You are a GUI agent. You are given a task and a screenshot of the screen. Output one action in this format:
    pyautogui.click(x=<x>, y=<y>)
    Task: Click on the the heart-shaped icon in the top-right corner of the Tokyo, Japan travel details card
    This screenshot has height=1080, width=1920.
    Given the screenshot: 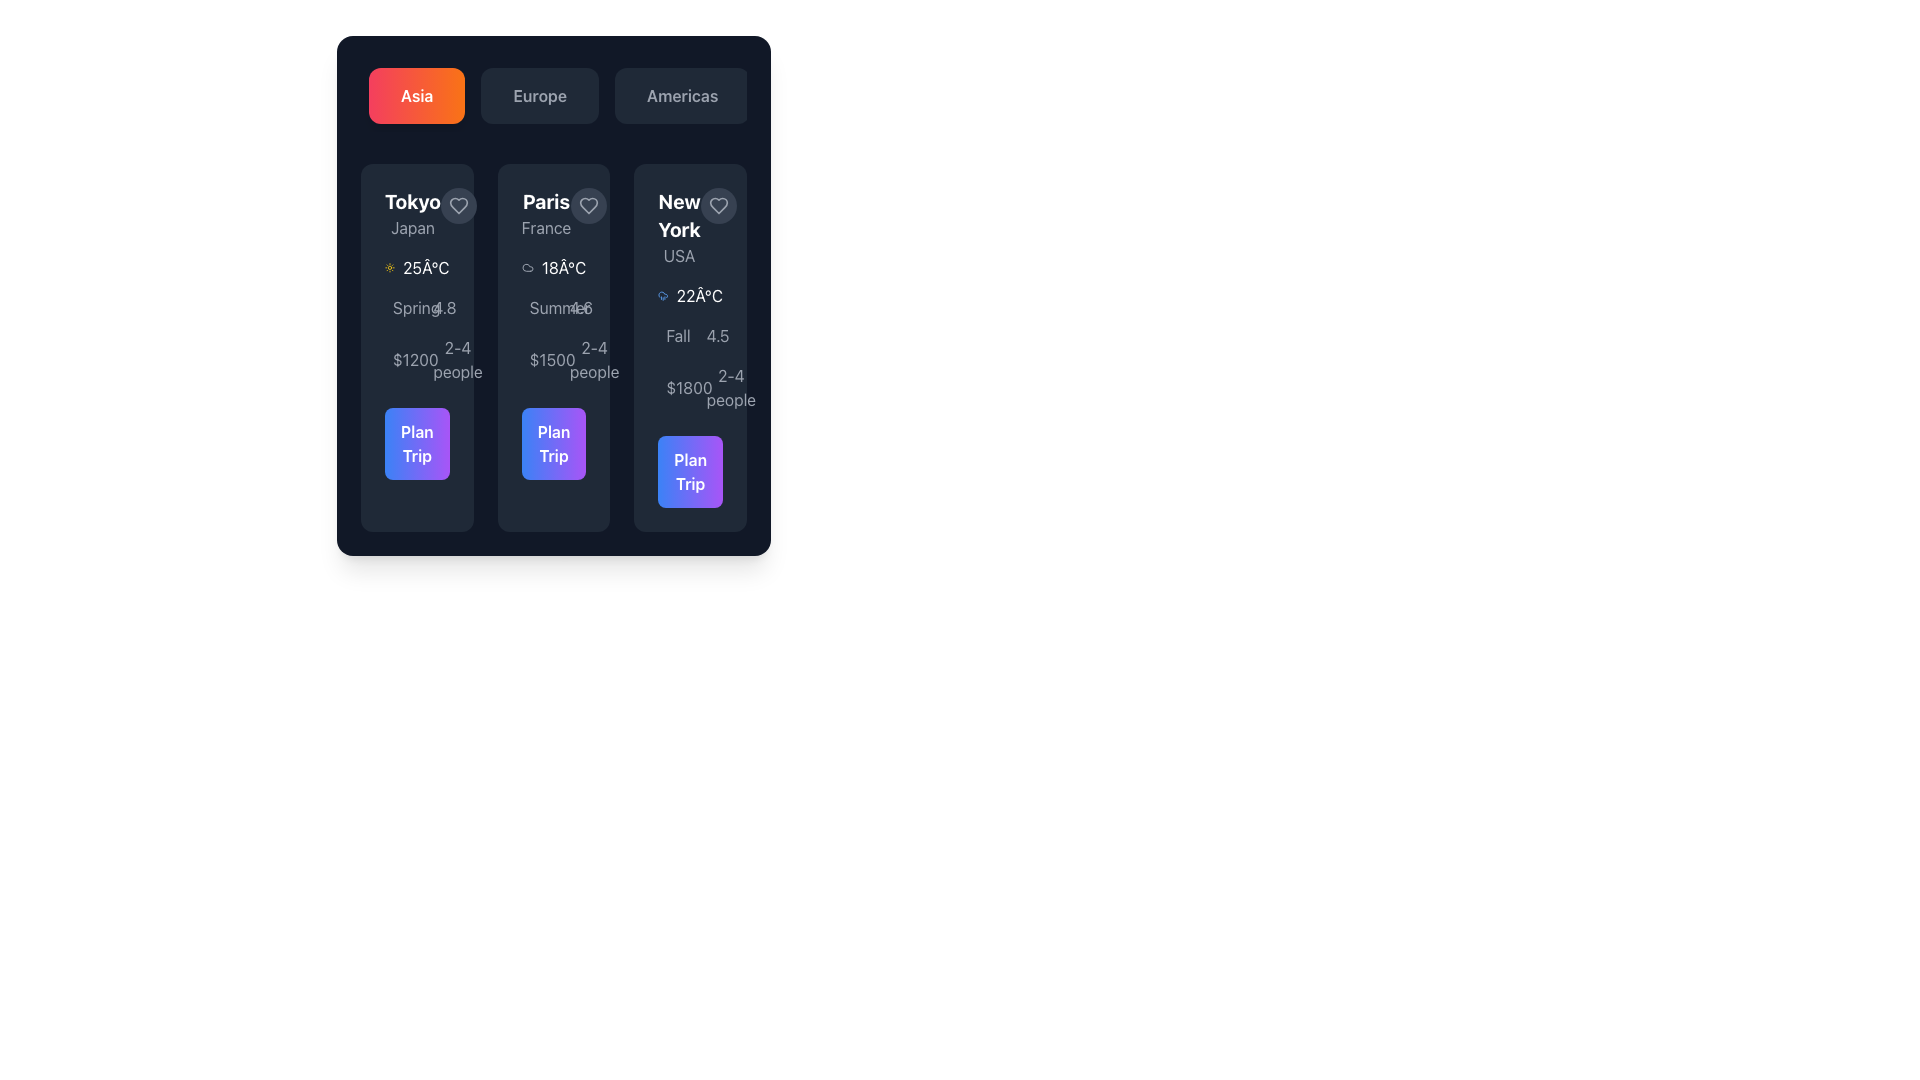 What is the action you would take?
    pyautogui.click(x=458, y=205)
    